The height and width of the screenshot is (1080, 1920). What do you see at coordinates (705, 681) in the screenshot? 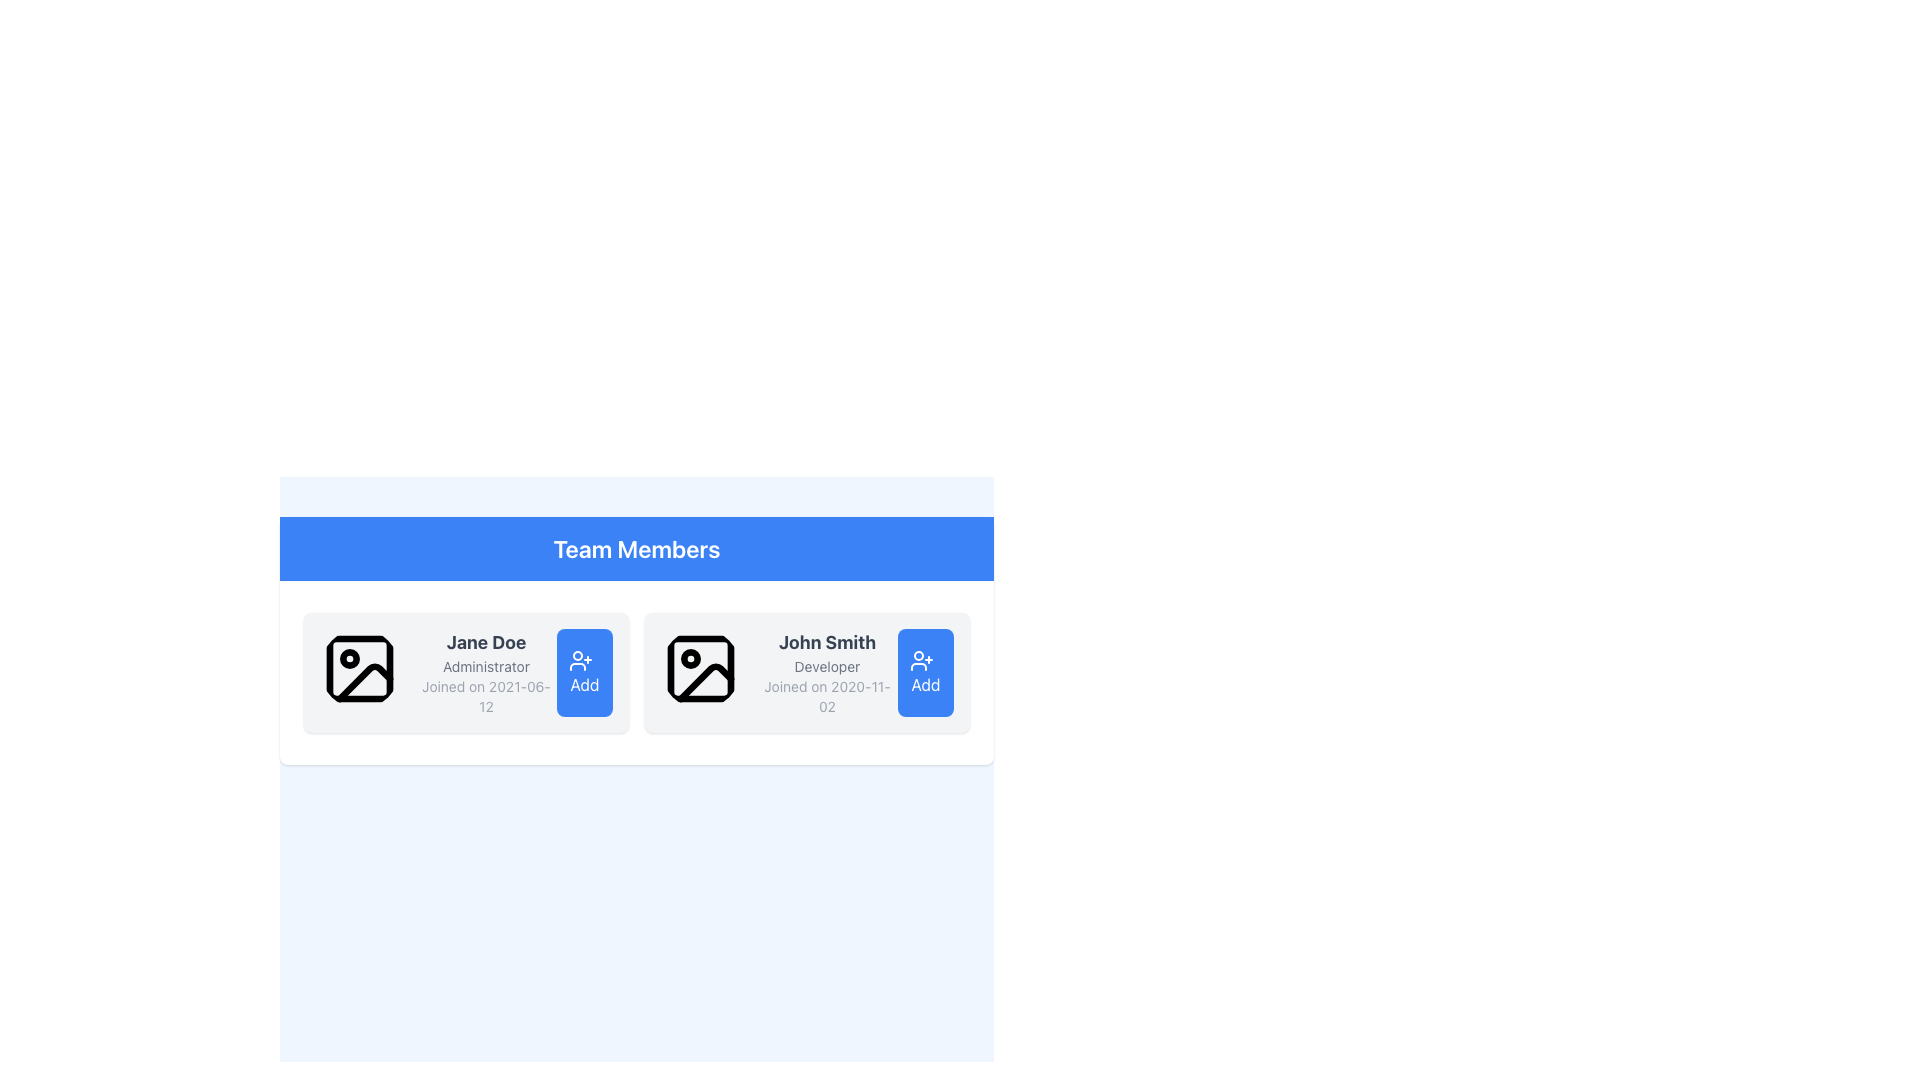
I see `the graphical icon representing the user's profile picture in the 'Team Members' section, located within the right profile card, positioned above 'John Smith' textual details` at bounding box center [705, 681].